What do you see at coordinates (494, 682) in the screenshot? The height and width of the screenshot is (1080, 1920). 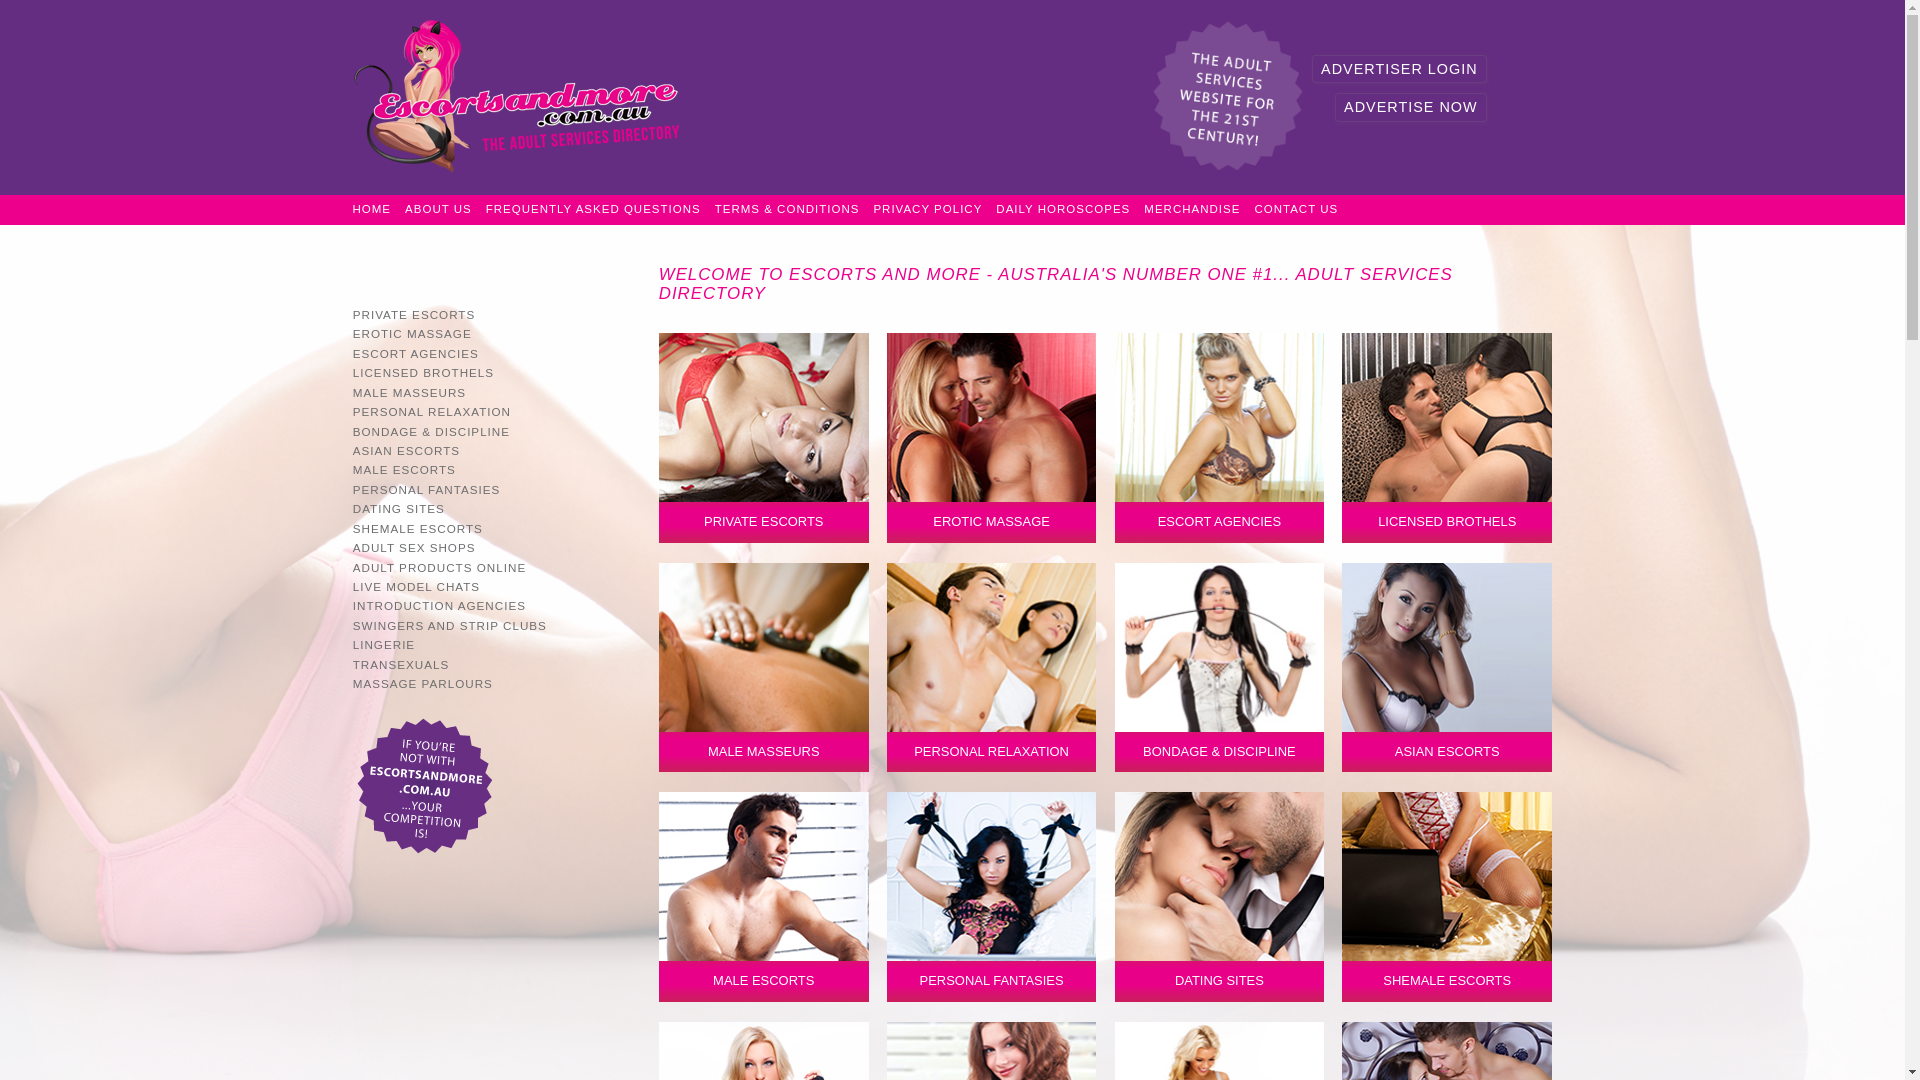 I see `'MASSAGE PARLOURS'` at bounding box center [494, 682].